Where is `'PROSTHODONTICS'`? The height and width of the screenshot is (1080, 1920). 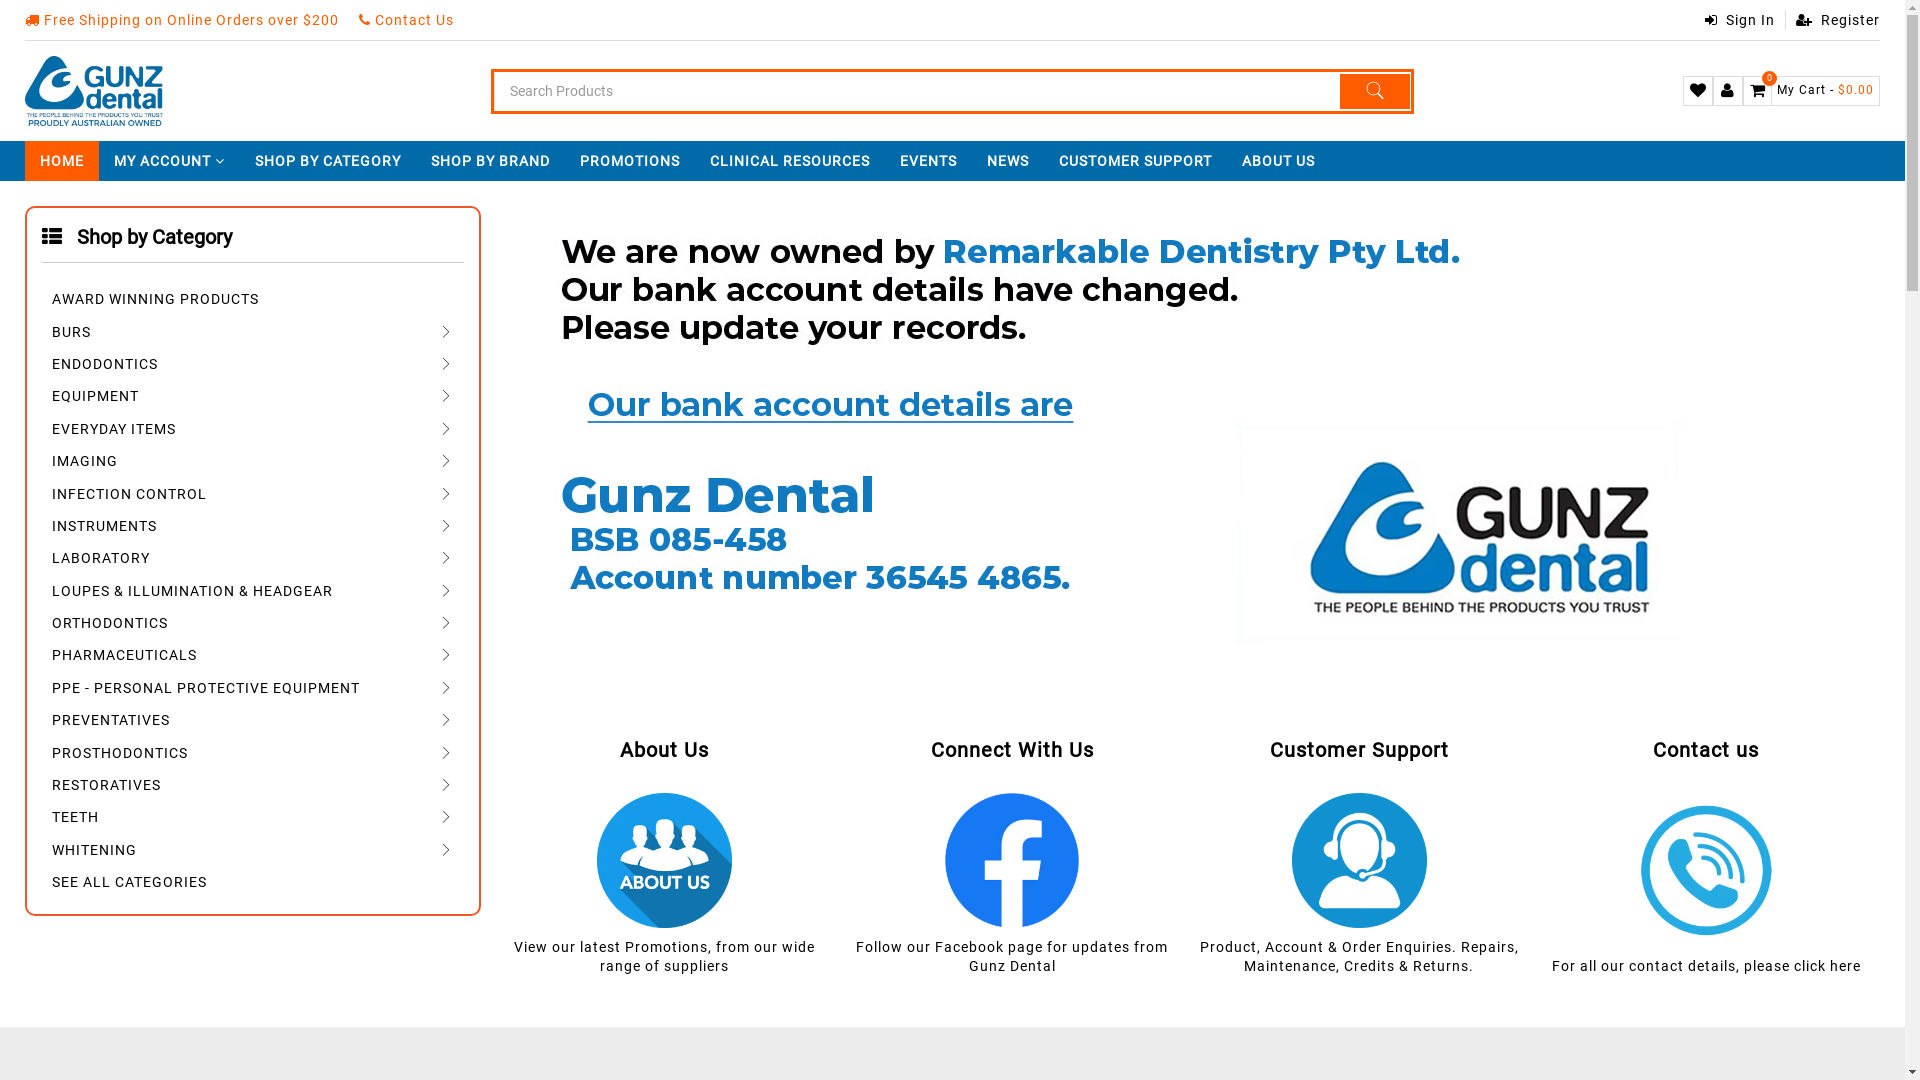
'PROSTHODONTICS' is located at coordinates (252, 752).